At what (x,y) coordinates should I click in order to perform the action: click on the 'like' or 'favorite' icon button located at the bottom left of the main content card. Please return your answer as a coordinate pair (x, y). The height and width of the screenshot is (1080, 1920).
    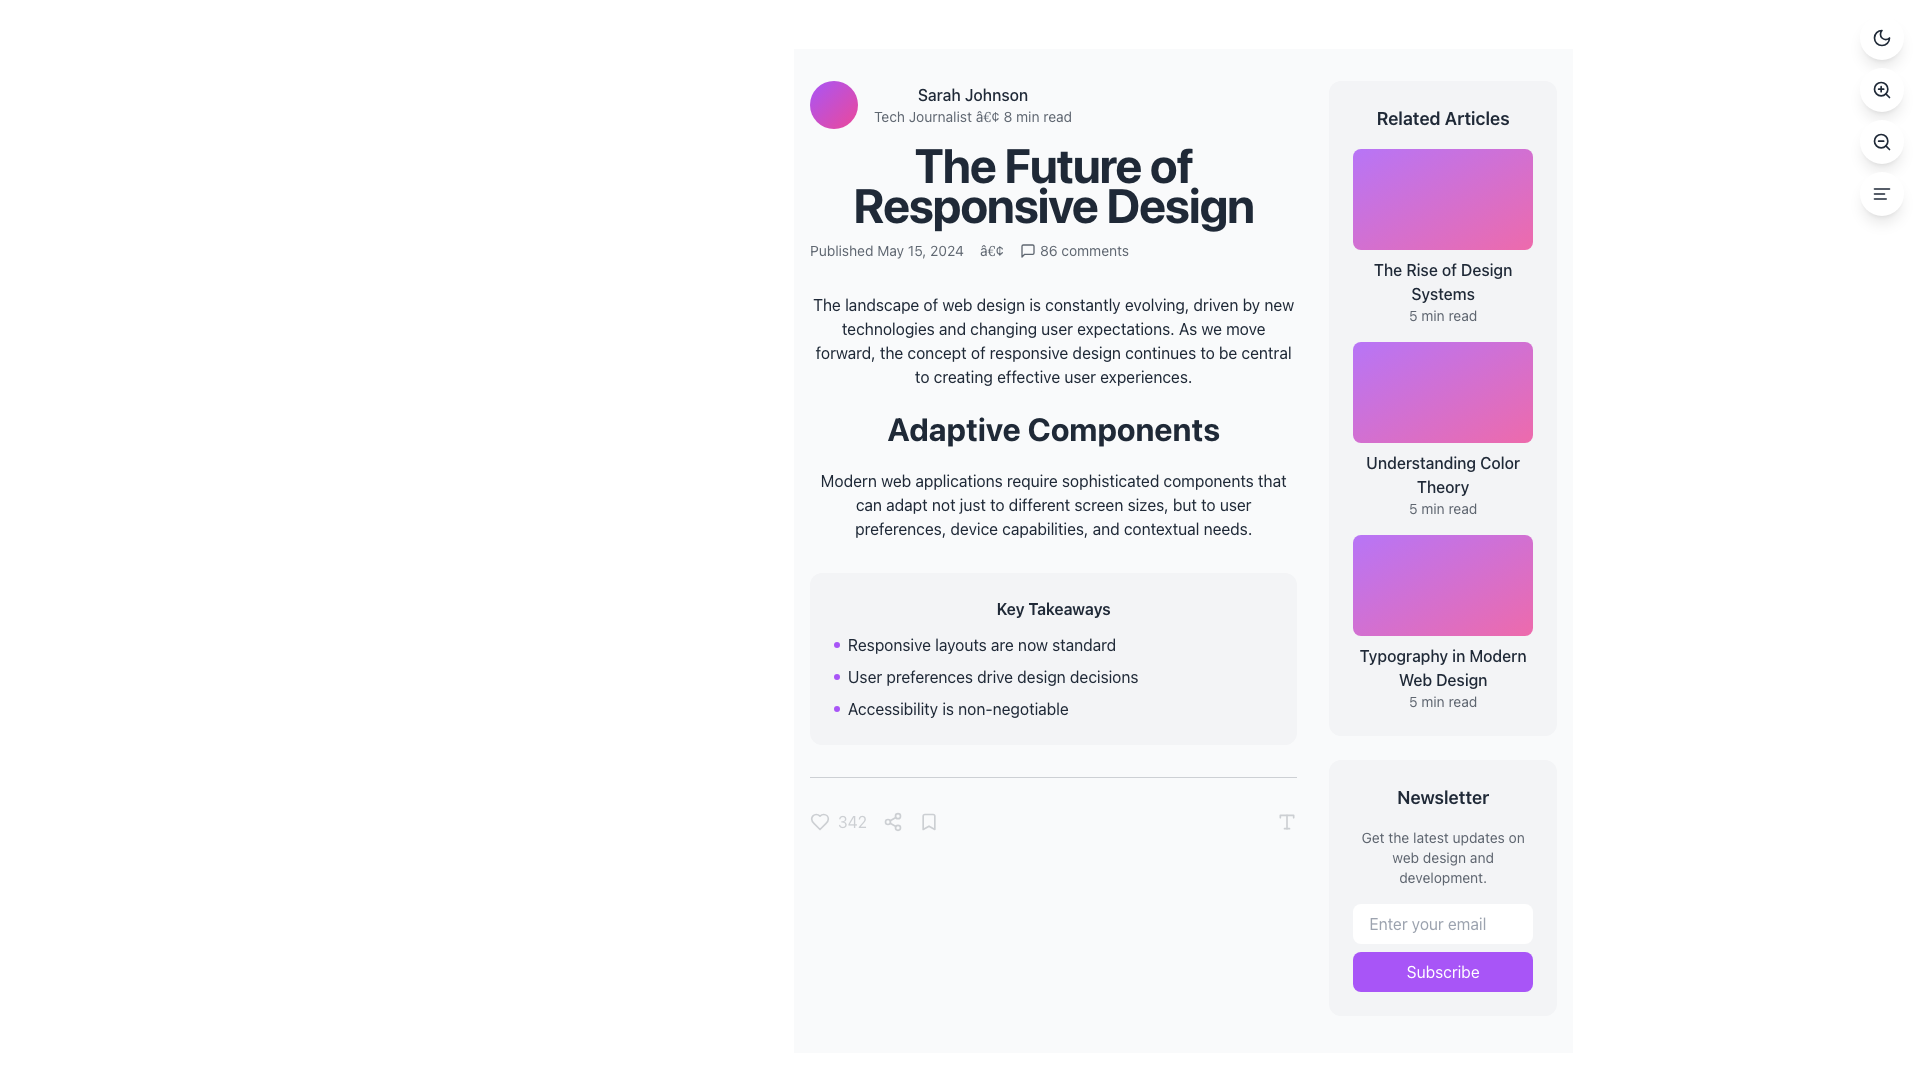
    Looking at the image, I should click on (820, 821).